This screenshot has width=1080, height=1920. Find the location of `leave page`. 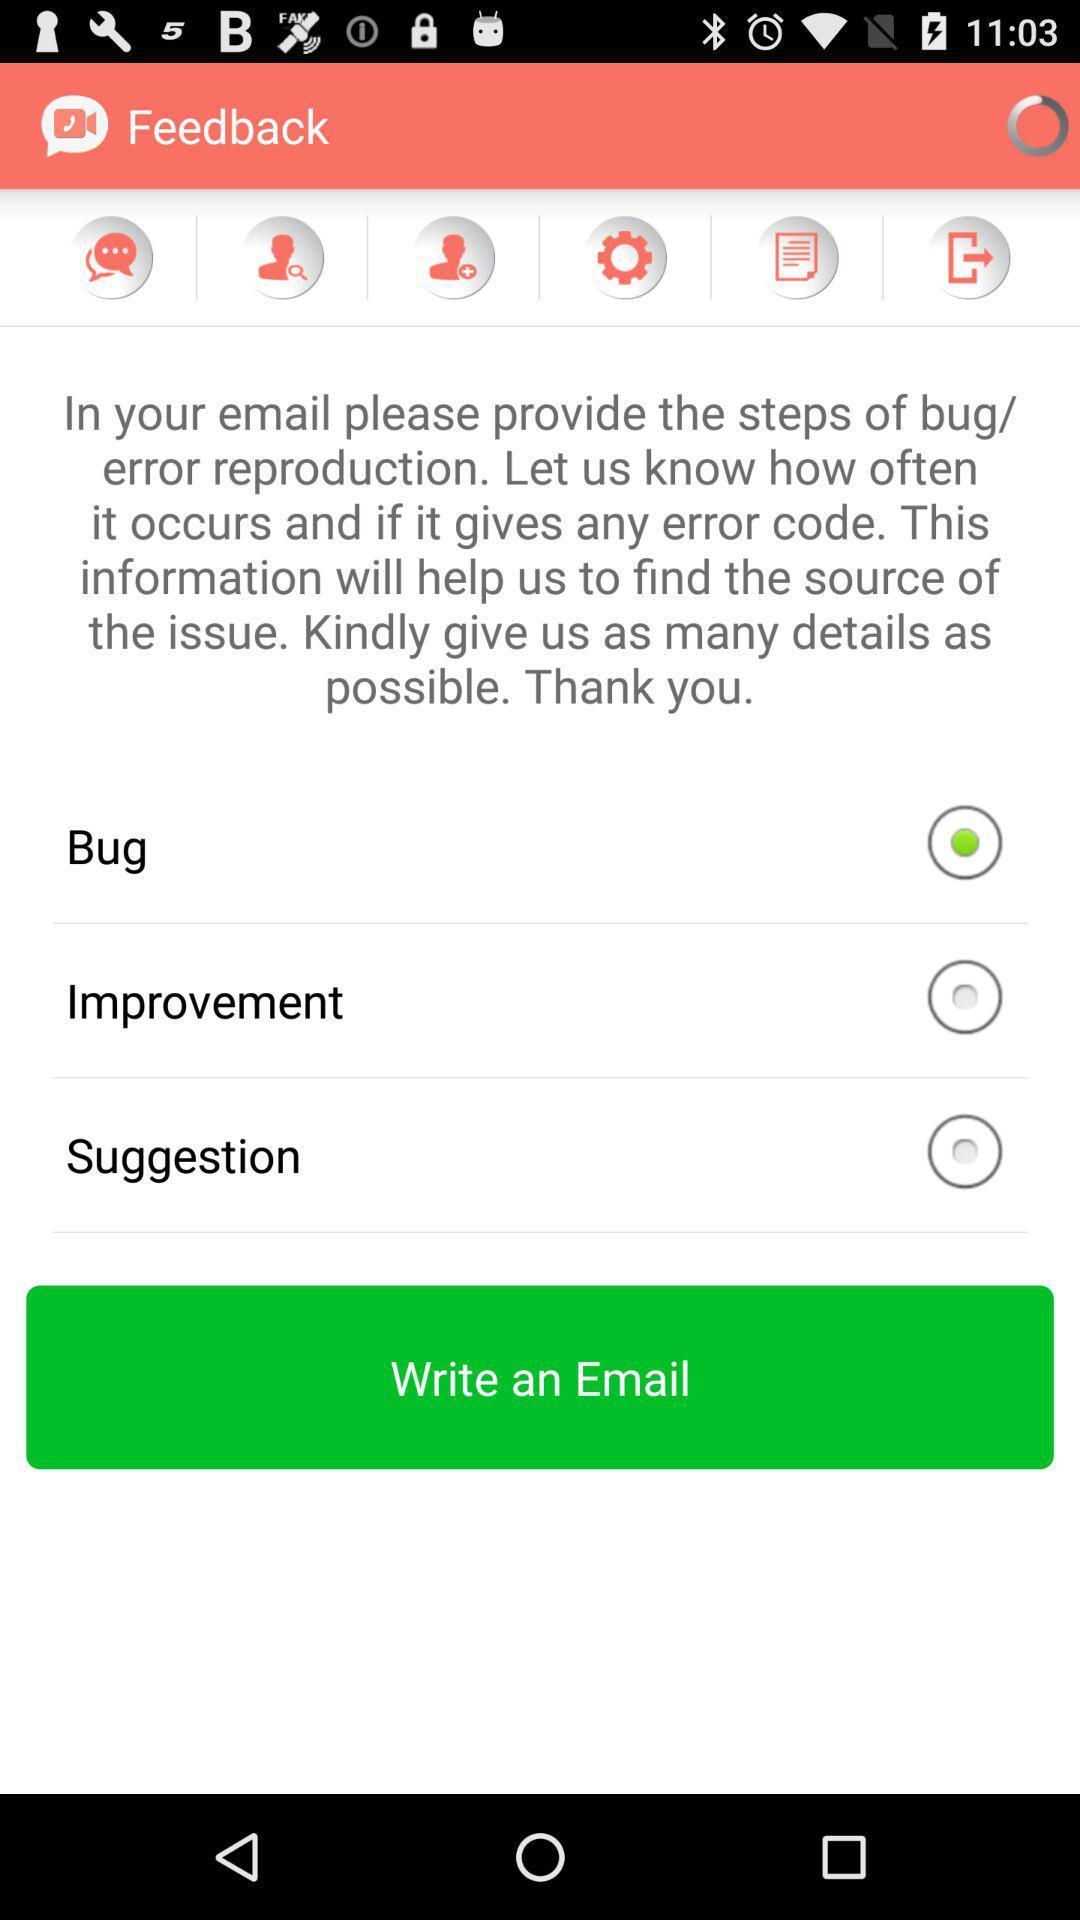

leave page is located at coordinates (967, 256).